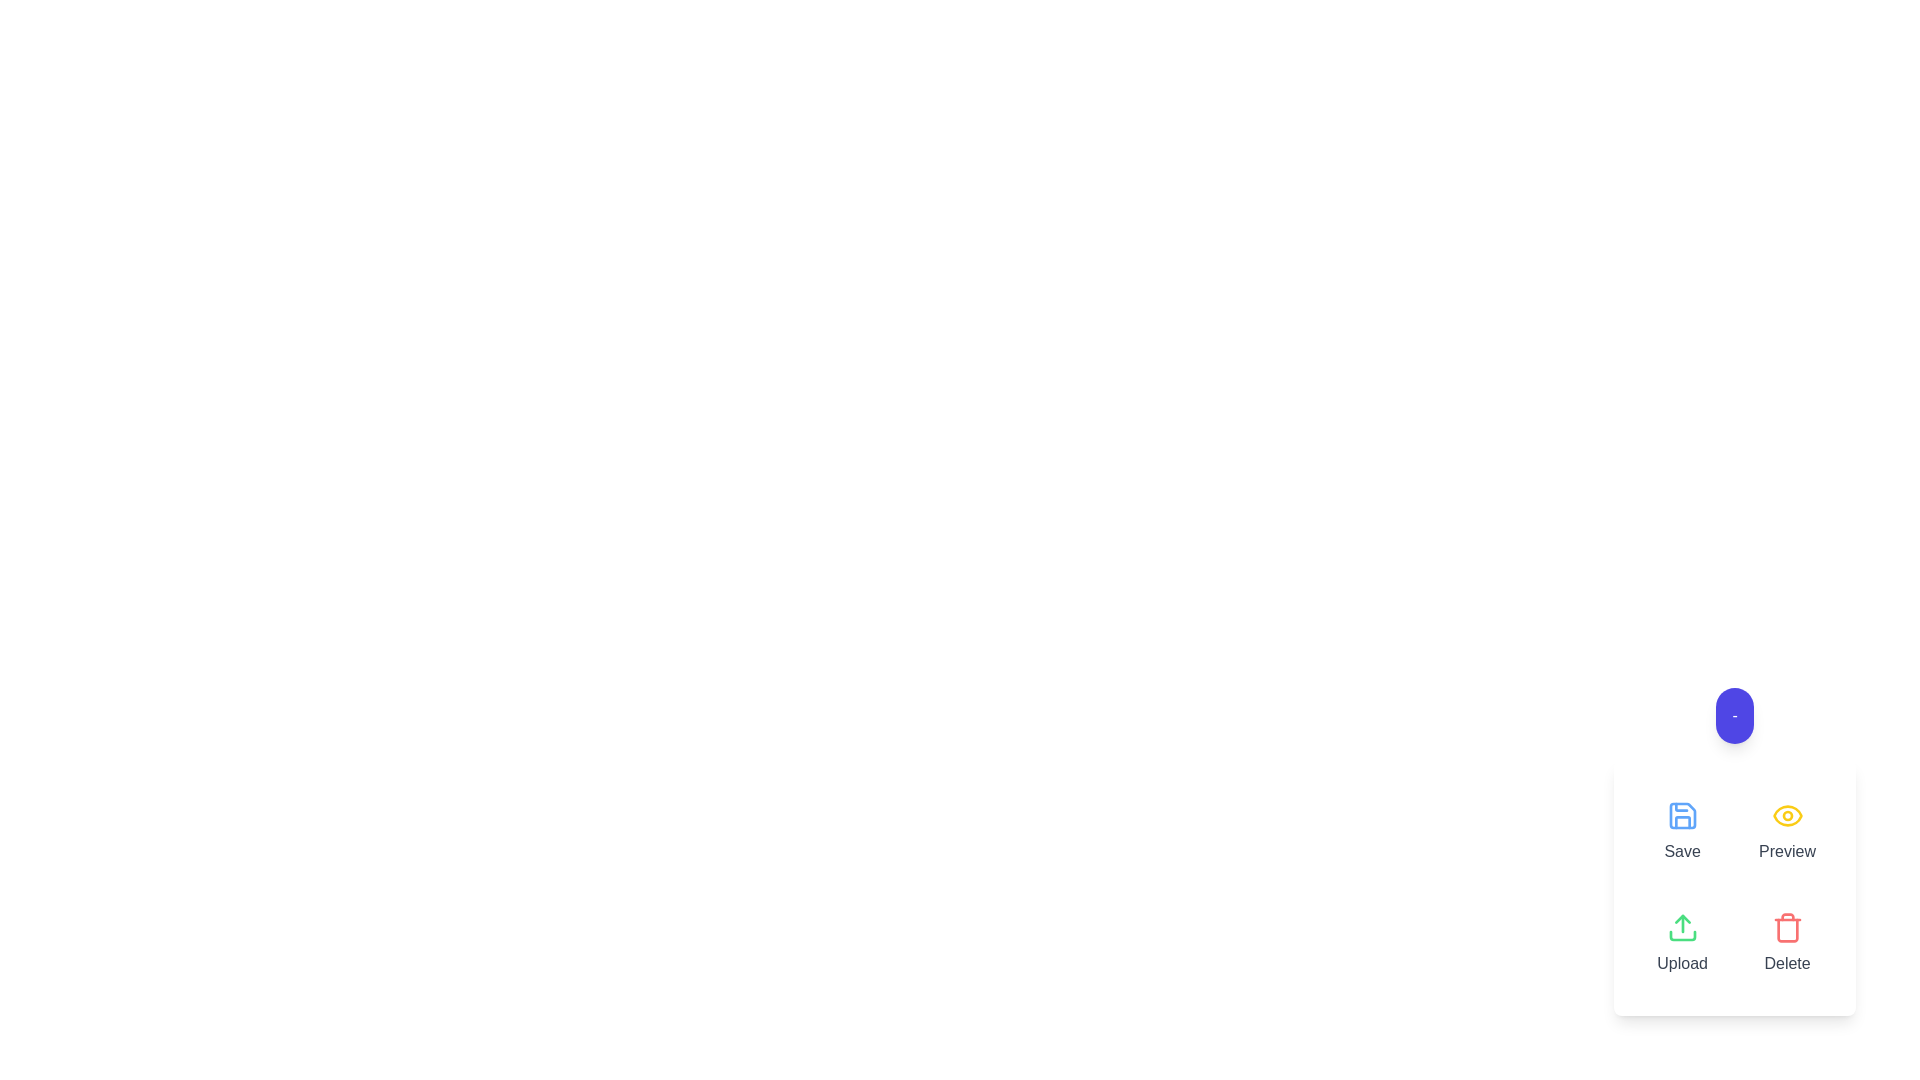 The height and width of the screenshot is (1080, 1920). Describe the element at coordinates (1787, 832) in the screenshot. I see `the 'Preview' button to view a preview` at that location.